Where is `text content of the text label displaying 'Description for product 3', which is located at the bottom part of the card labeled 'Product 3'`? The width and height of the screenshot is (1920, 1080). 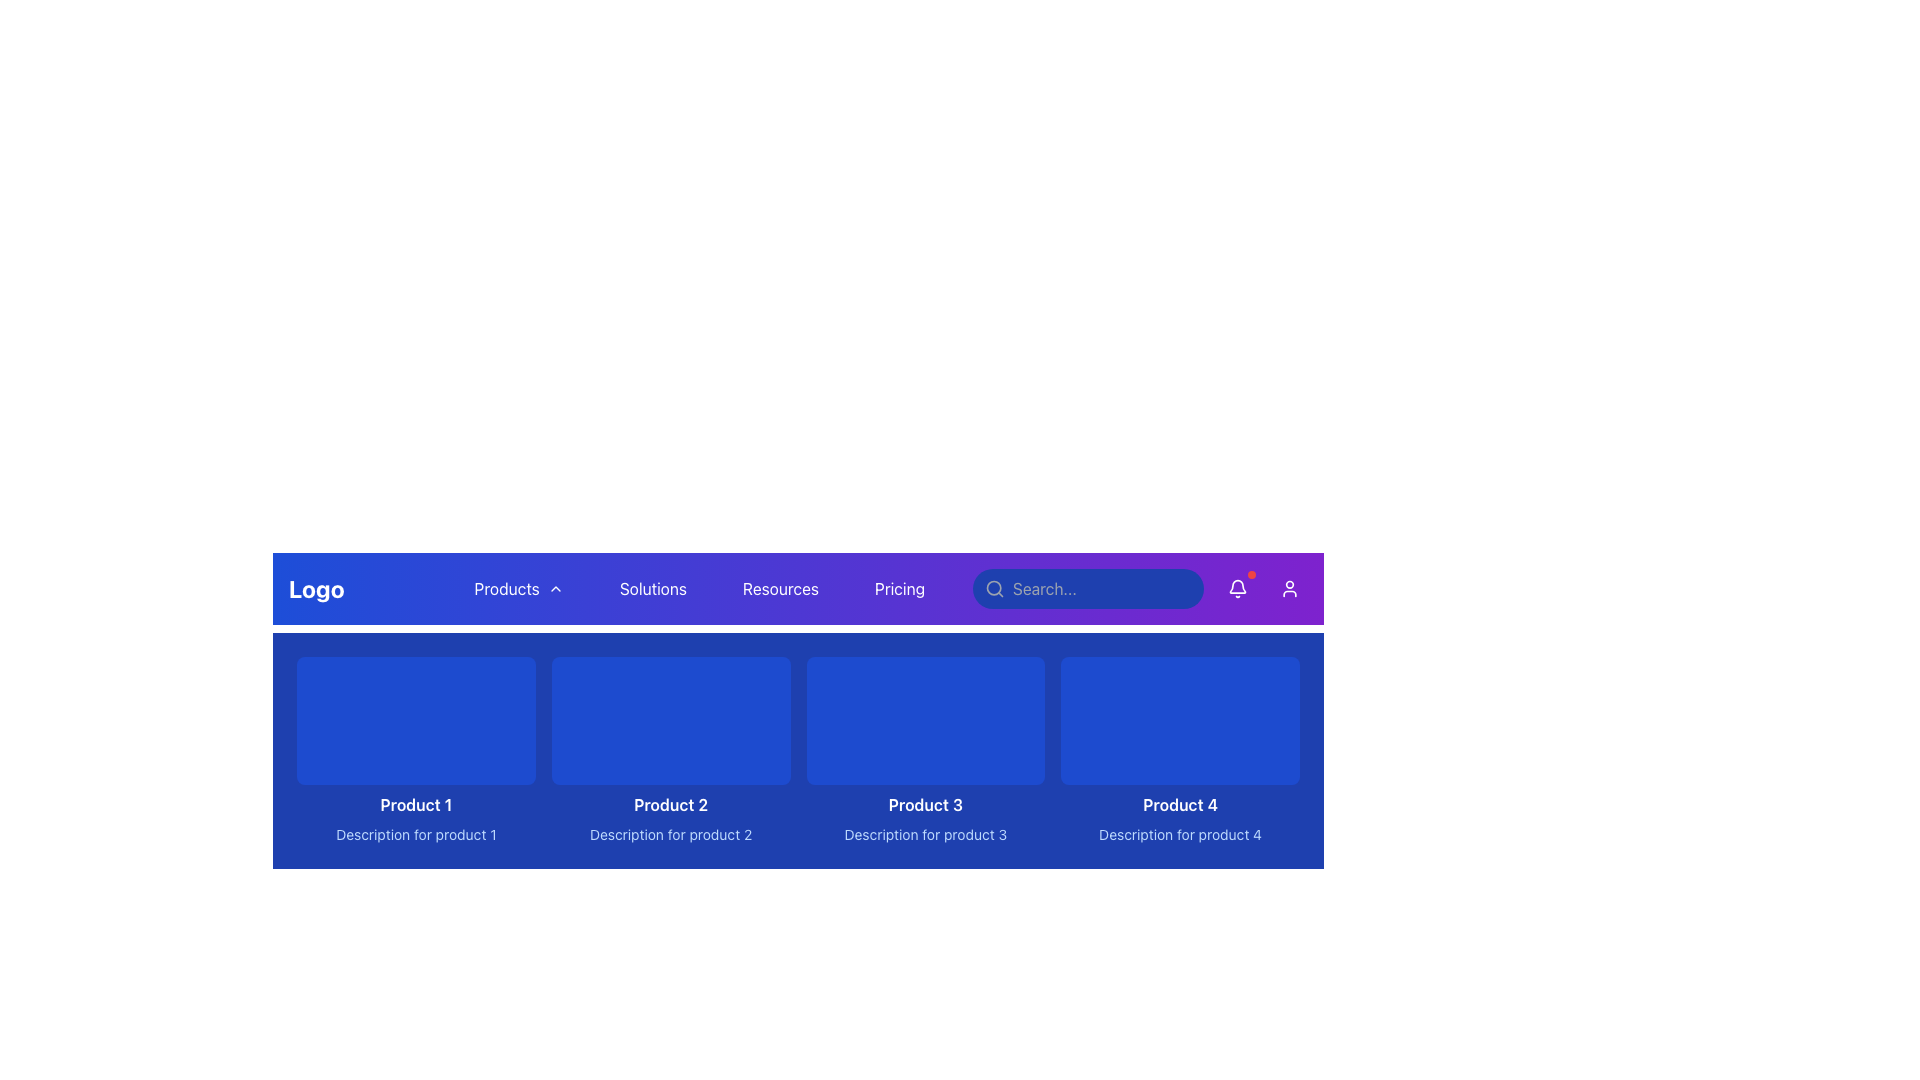 text content of the text label displaying 'Description for product 3', which is located at the bottom part of the card labeled 'Product 3' is located at coordinates (924, 834).